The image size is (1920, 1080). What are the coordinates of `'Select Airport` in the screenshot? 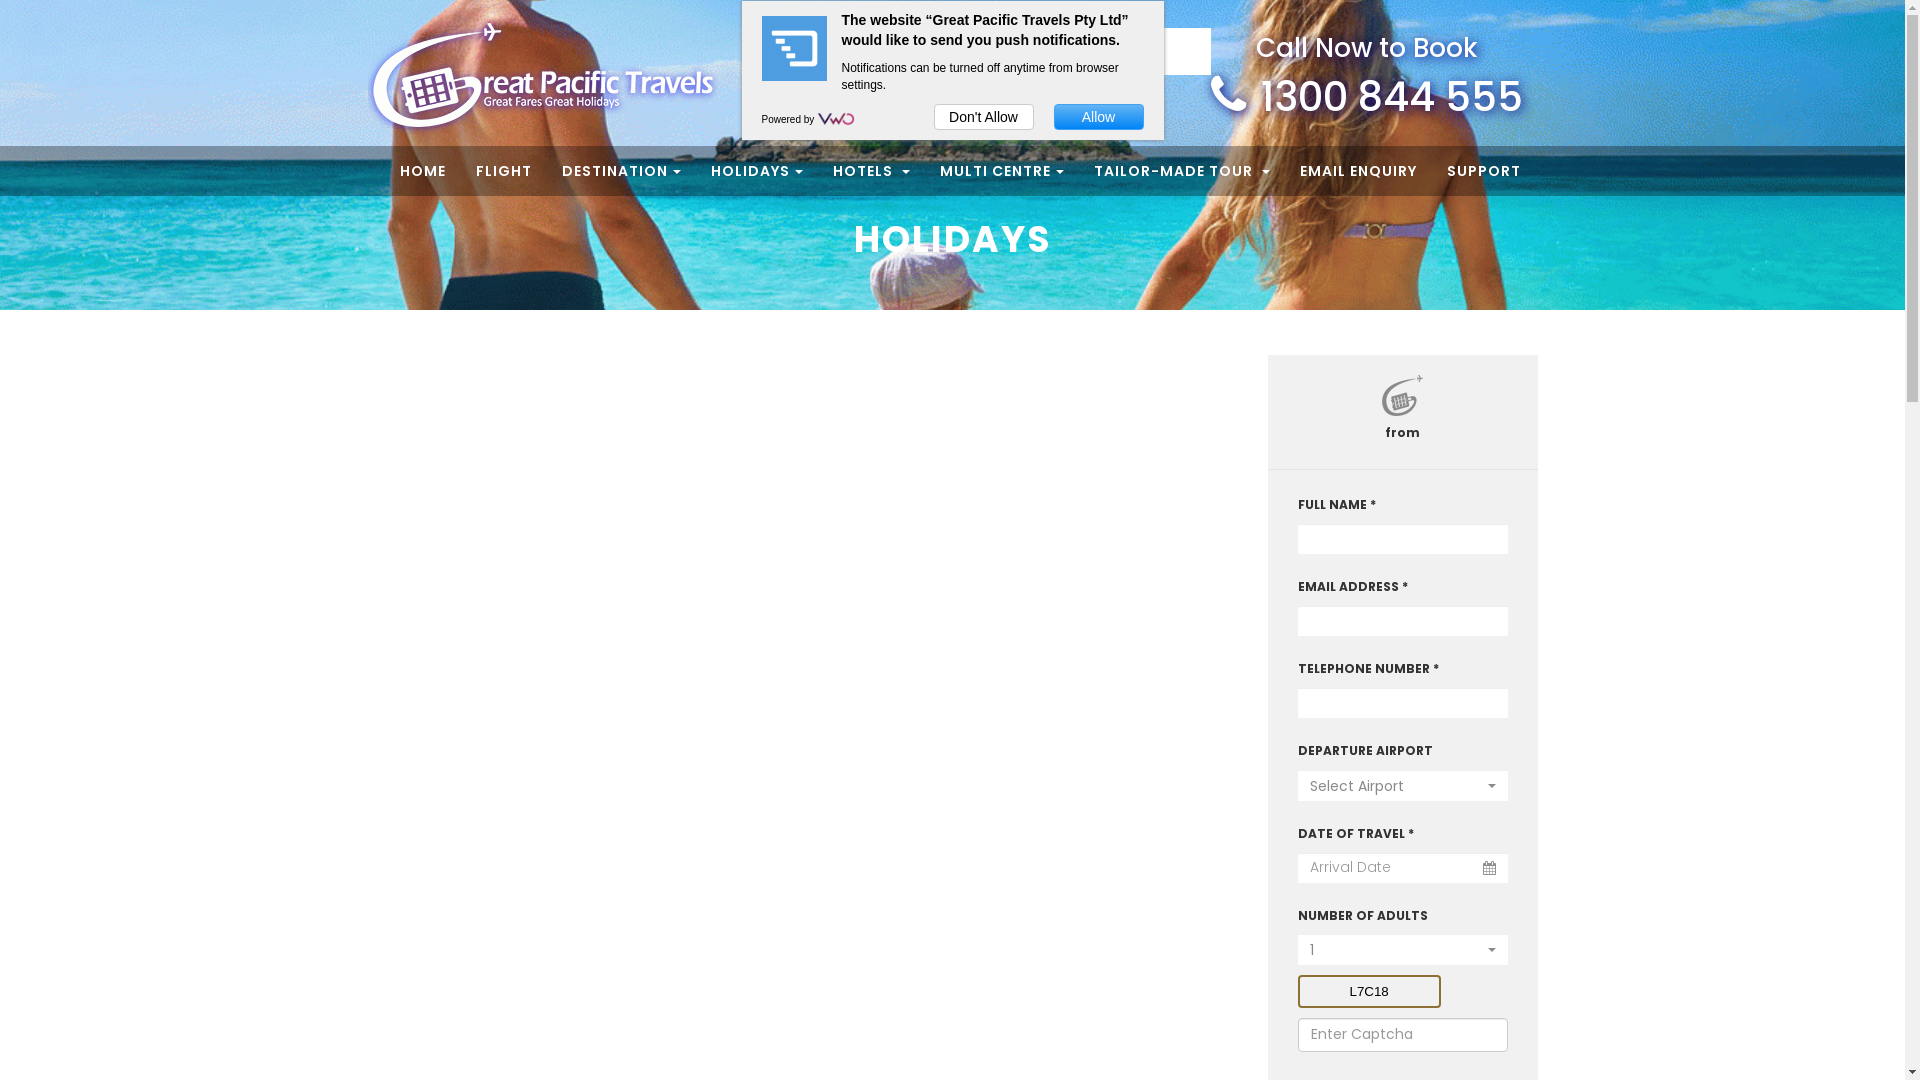 It's located at (1401, 785).